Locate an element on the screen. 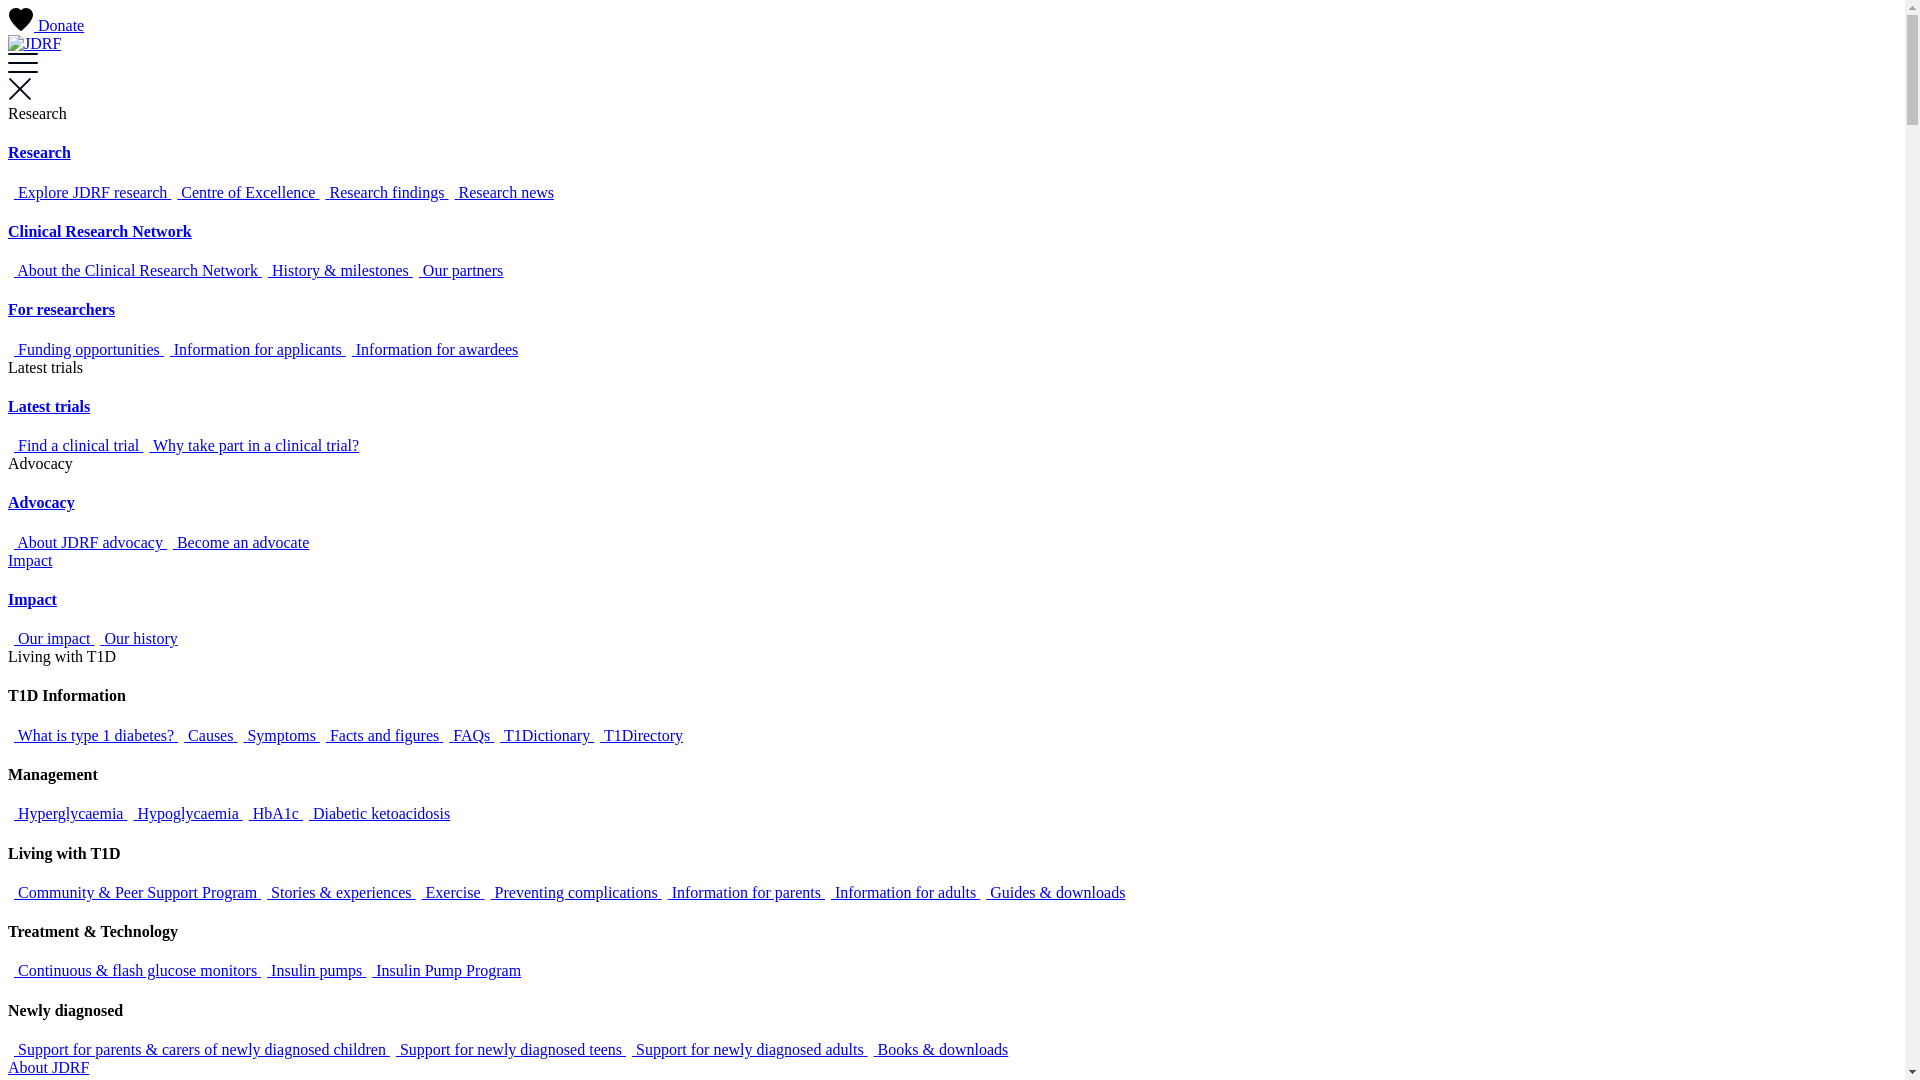  'Research' is located at coordinates (39, 151).